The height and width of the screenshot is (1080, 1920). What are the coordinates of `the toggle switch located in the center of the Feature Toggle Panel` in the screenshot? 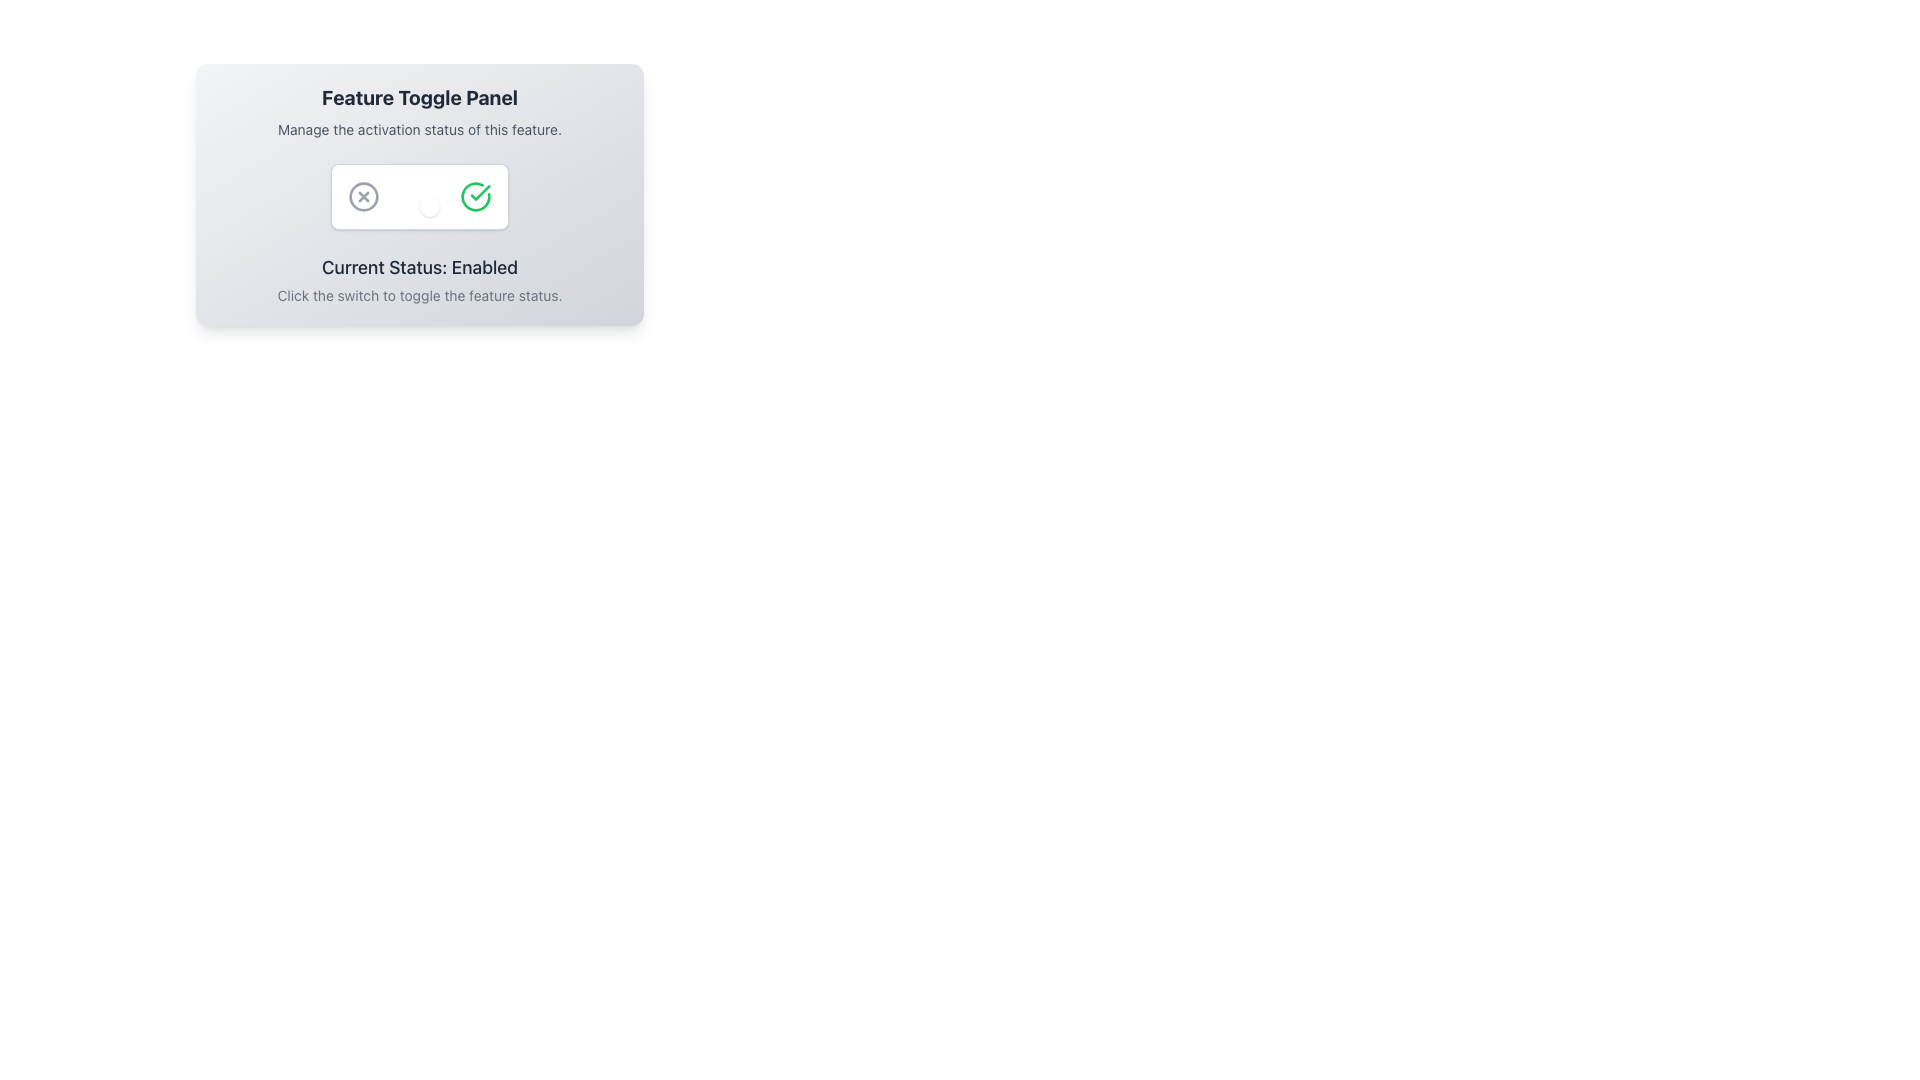 It's located at (419, 196).